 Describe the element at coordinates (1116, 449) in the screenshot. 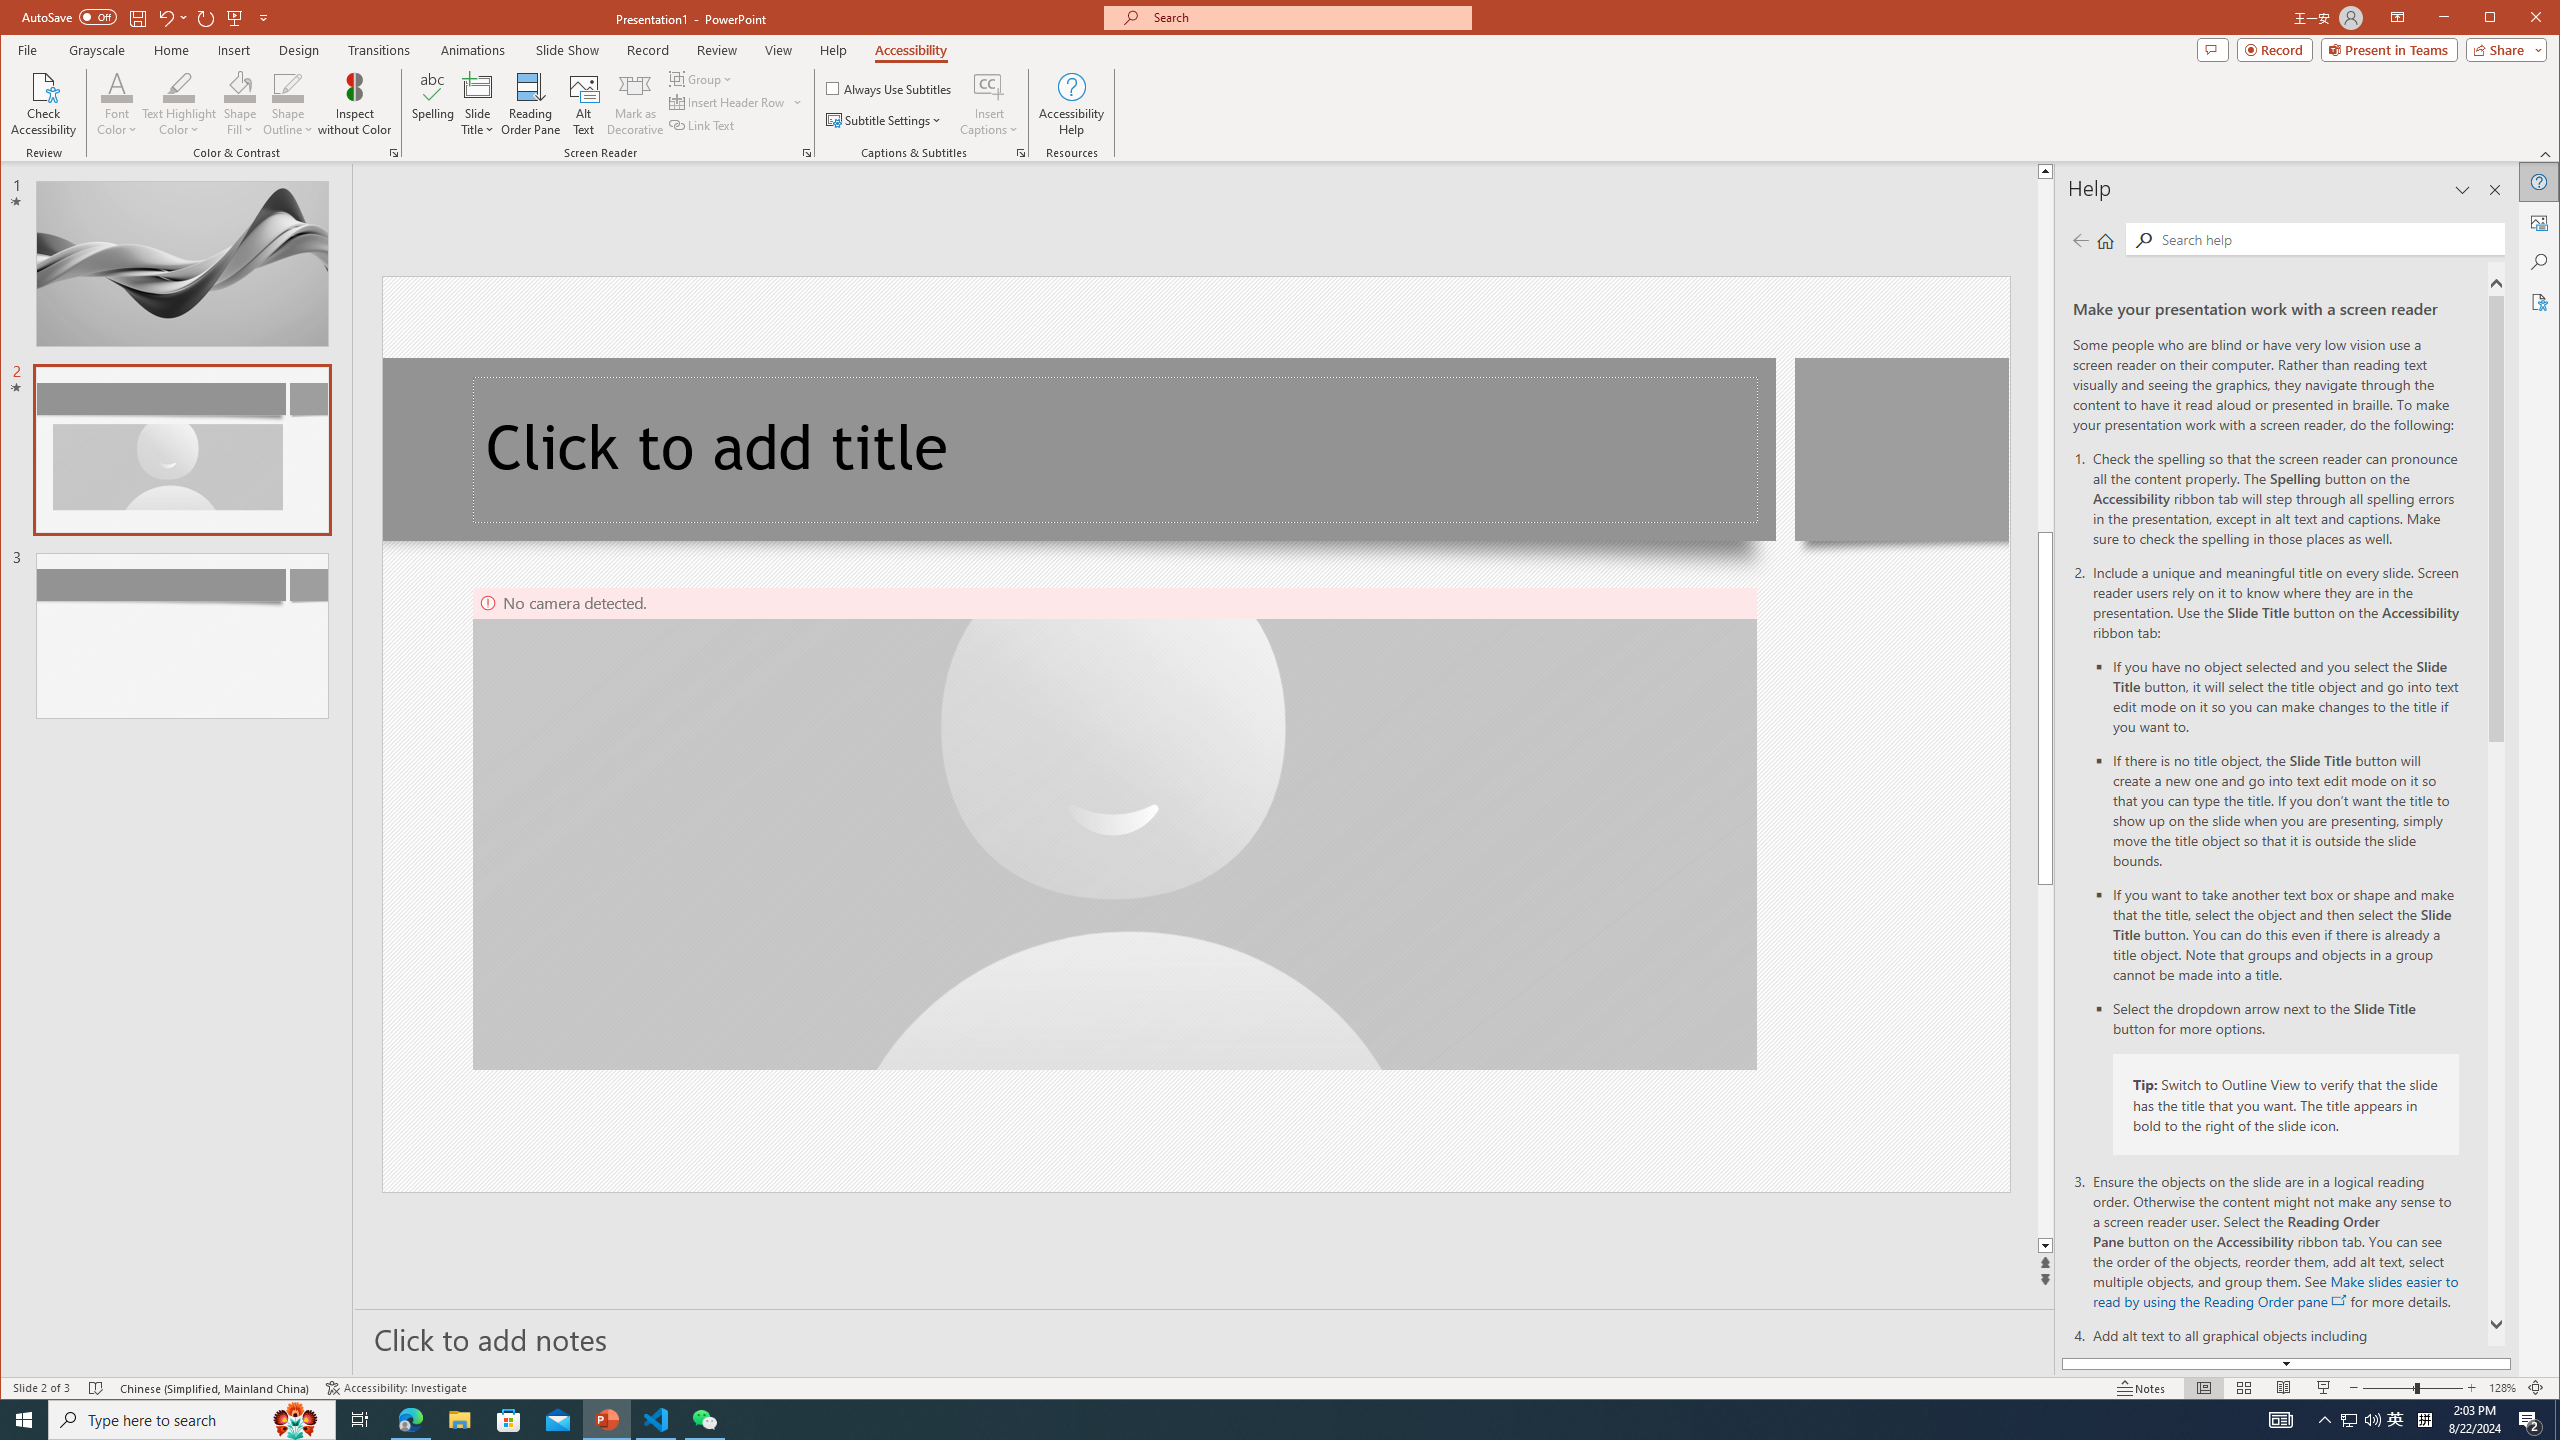

I see `'Title TextBox'` at that location.